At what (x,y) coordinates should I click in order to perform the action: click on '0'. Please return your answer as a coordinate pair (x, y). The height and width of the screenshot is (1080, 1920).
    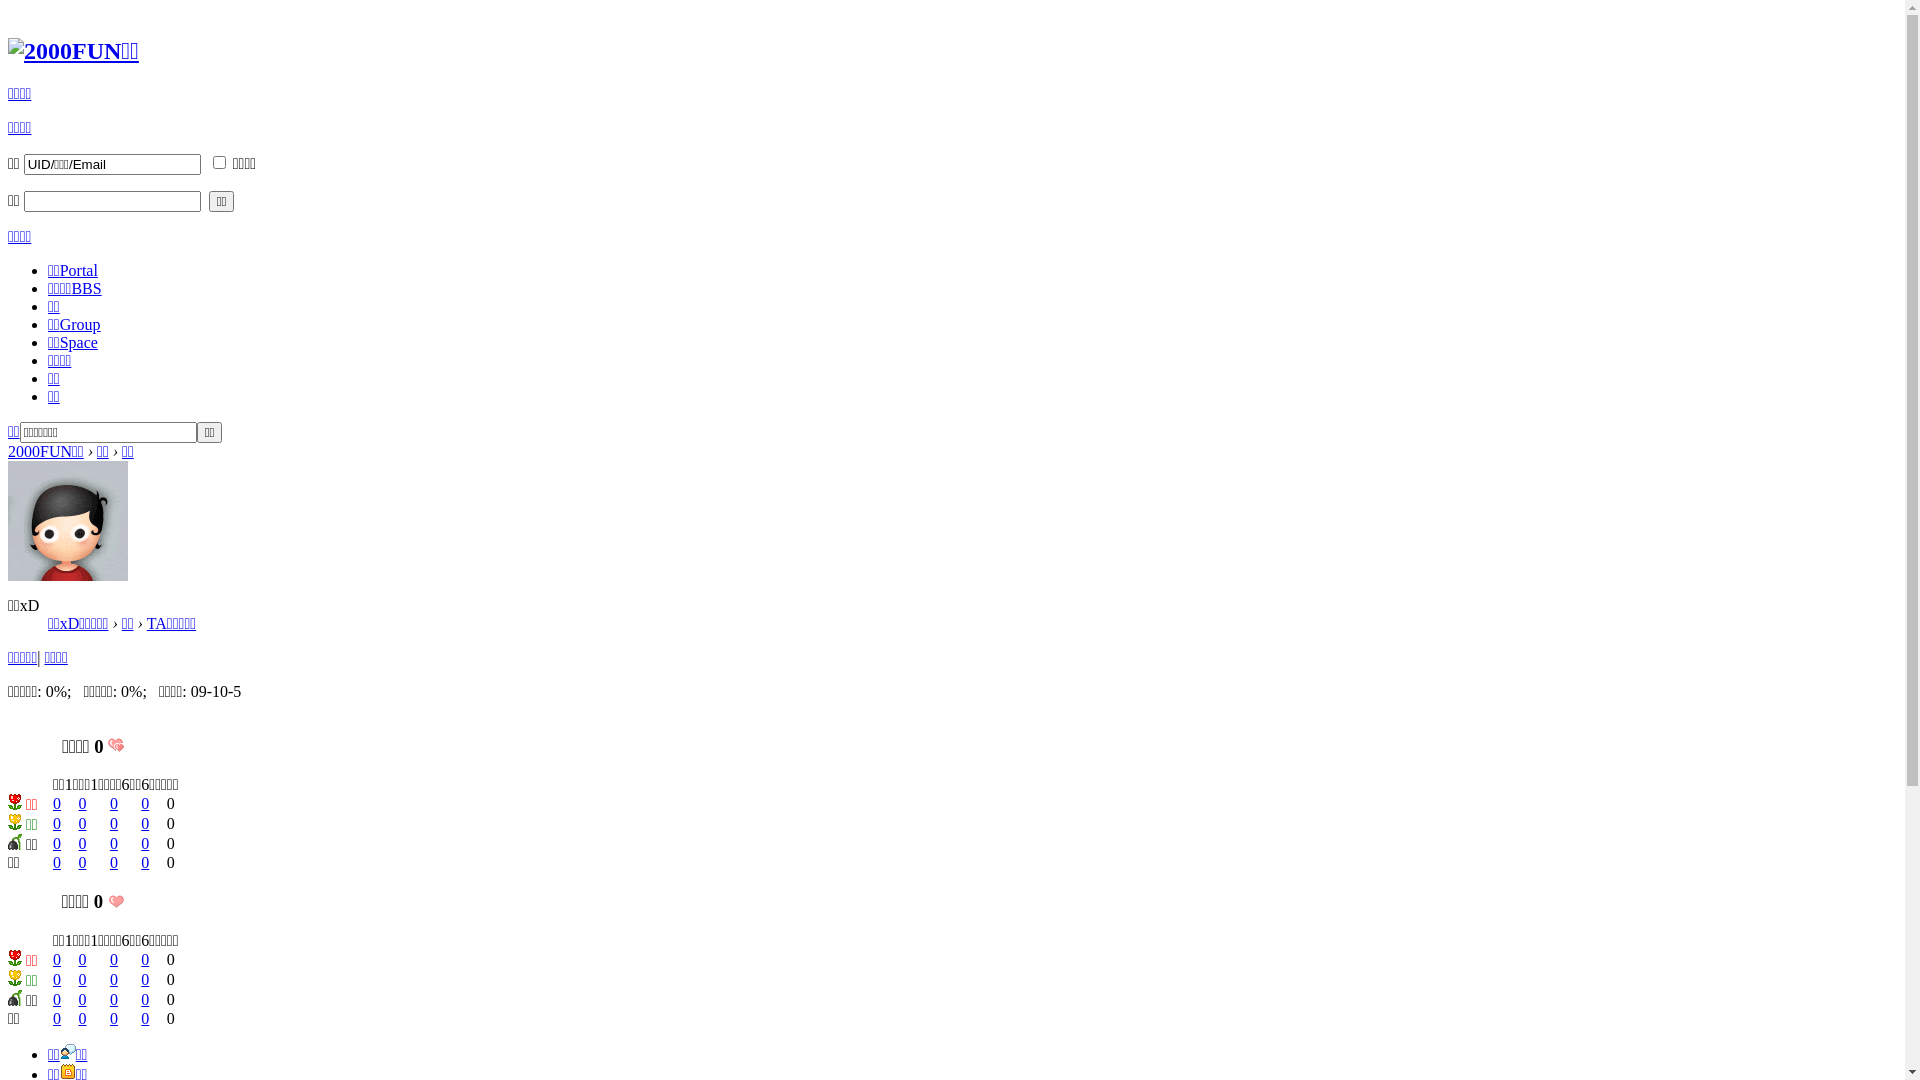
    Looking at the image, I should click on (81, 802).